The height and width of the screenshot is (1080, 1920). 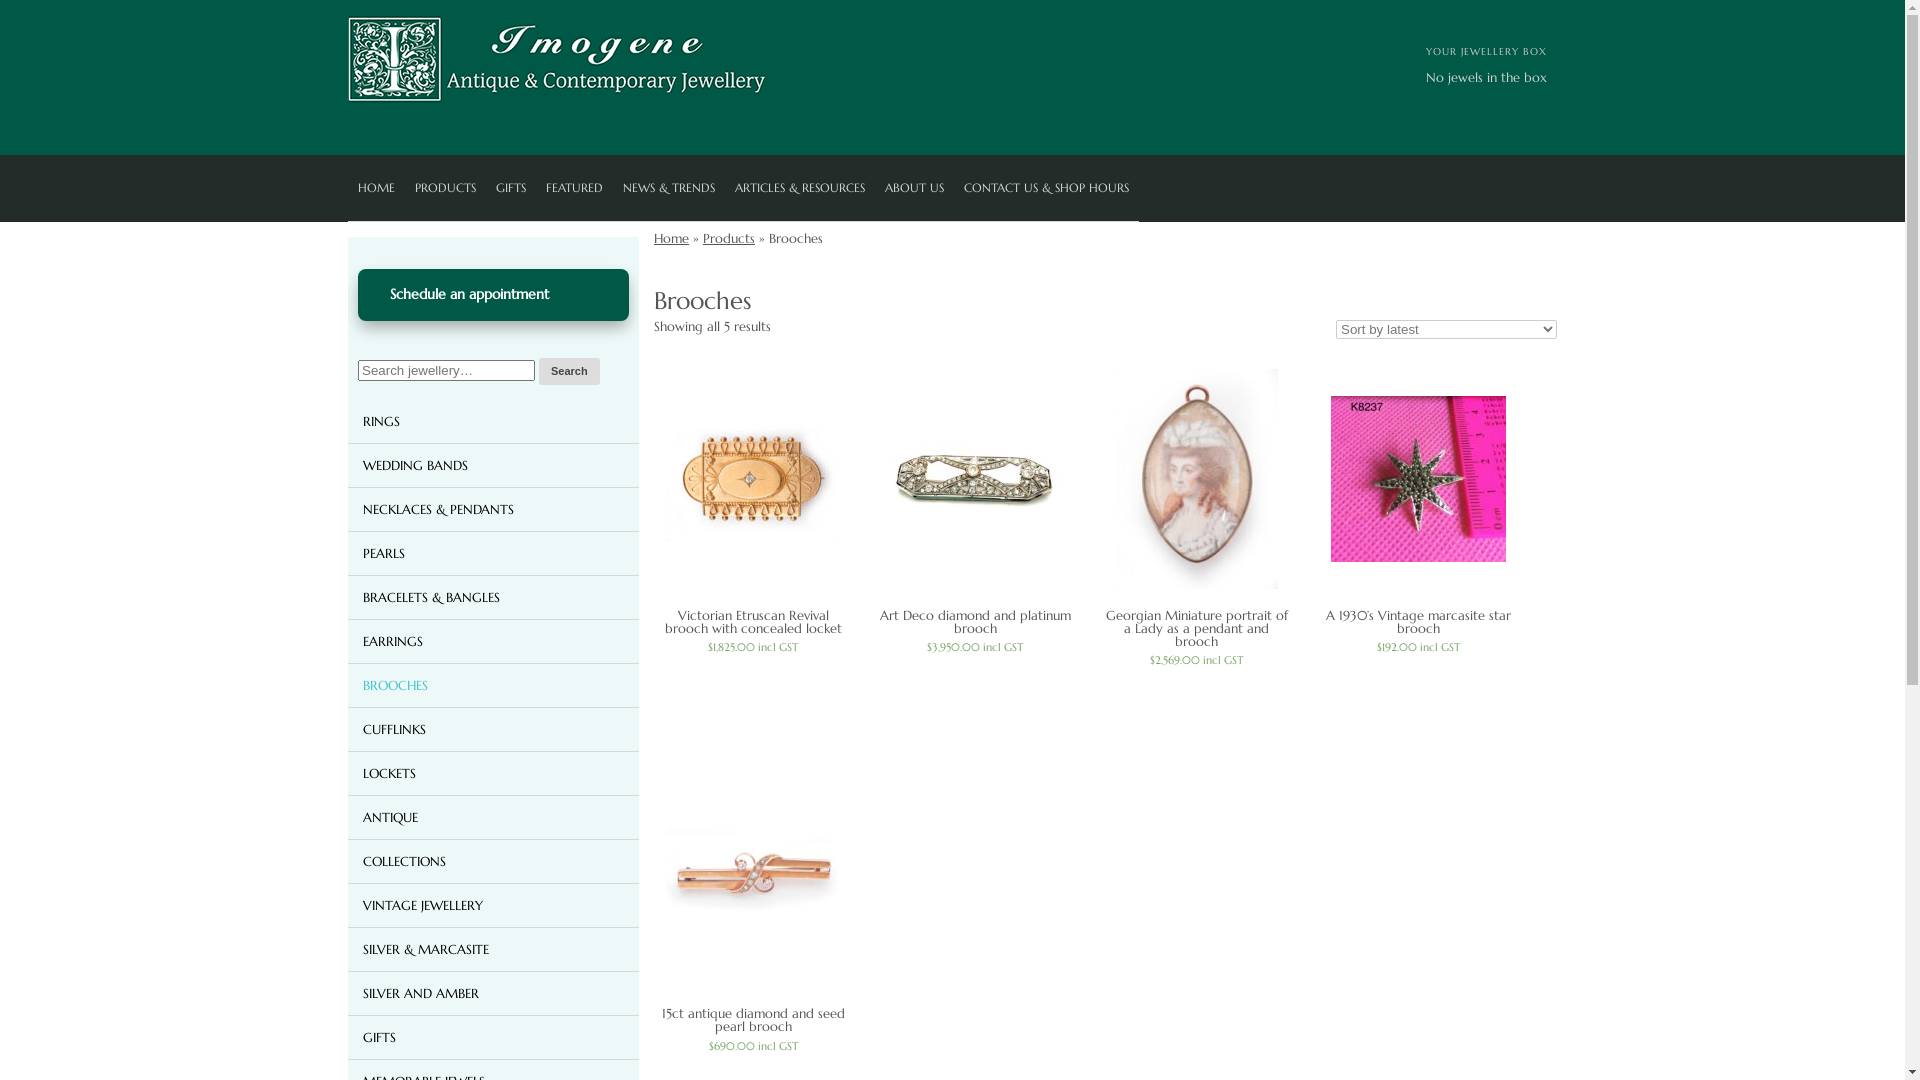 What do you see at coordinates (493, 728) in the screenshot?
I see `'CUFFLINKS'` at bounding box center [493, 728].